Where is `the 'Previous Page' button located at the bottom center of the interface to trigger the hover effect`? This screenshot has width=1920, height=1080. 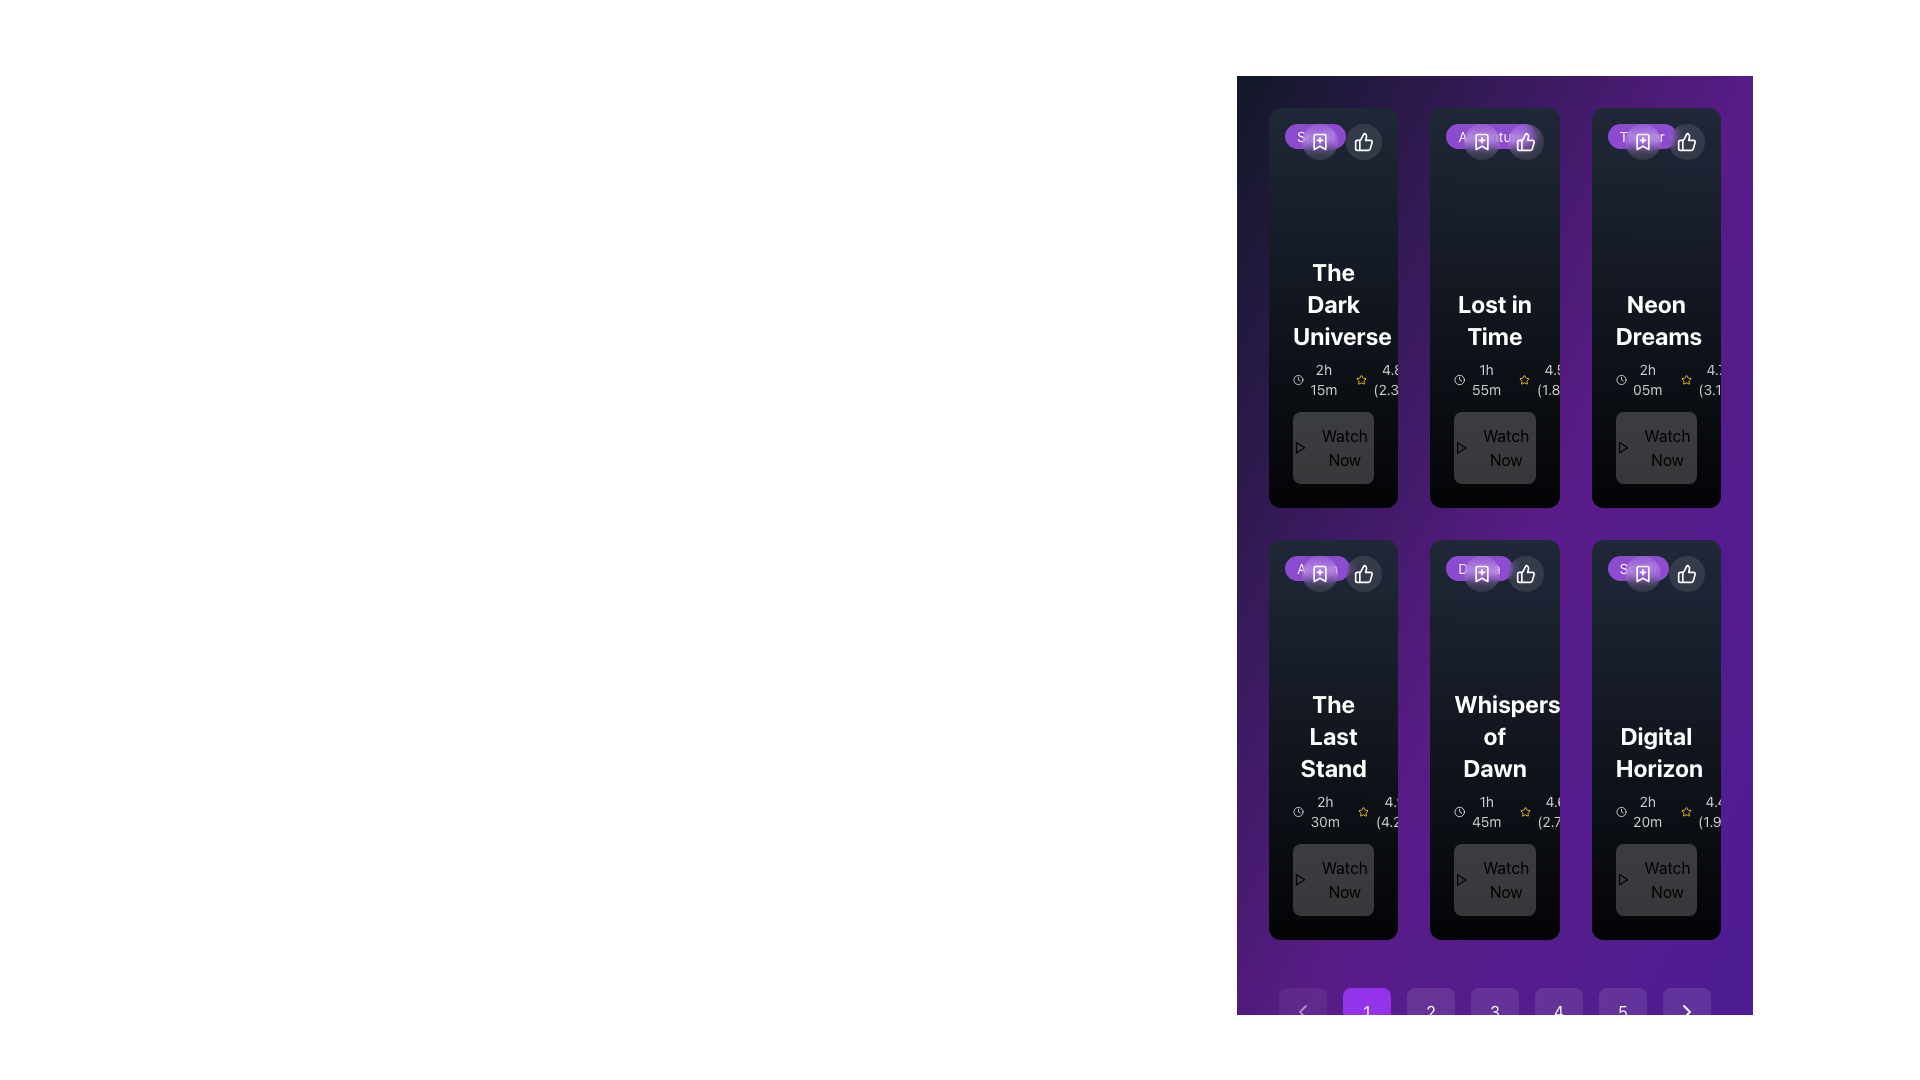 the 'Previous Page' button located at the bottom center of the interface to trigger the hover effect is located at coordinates (1302, 1011).